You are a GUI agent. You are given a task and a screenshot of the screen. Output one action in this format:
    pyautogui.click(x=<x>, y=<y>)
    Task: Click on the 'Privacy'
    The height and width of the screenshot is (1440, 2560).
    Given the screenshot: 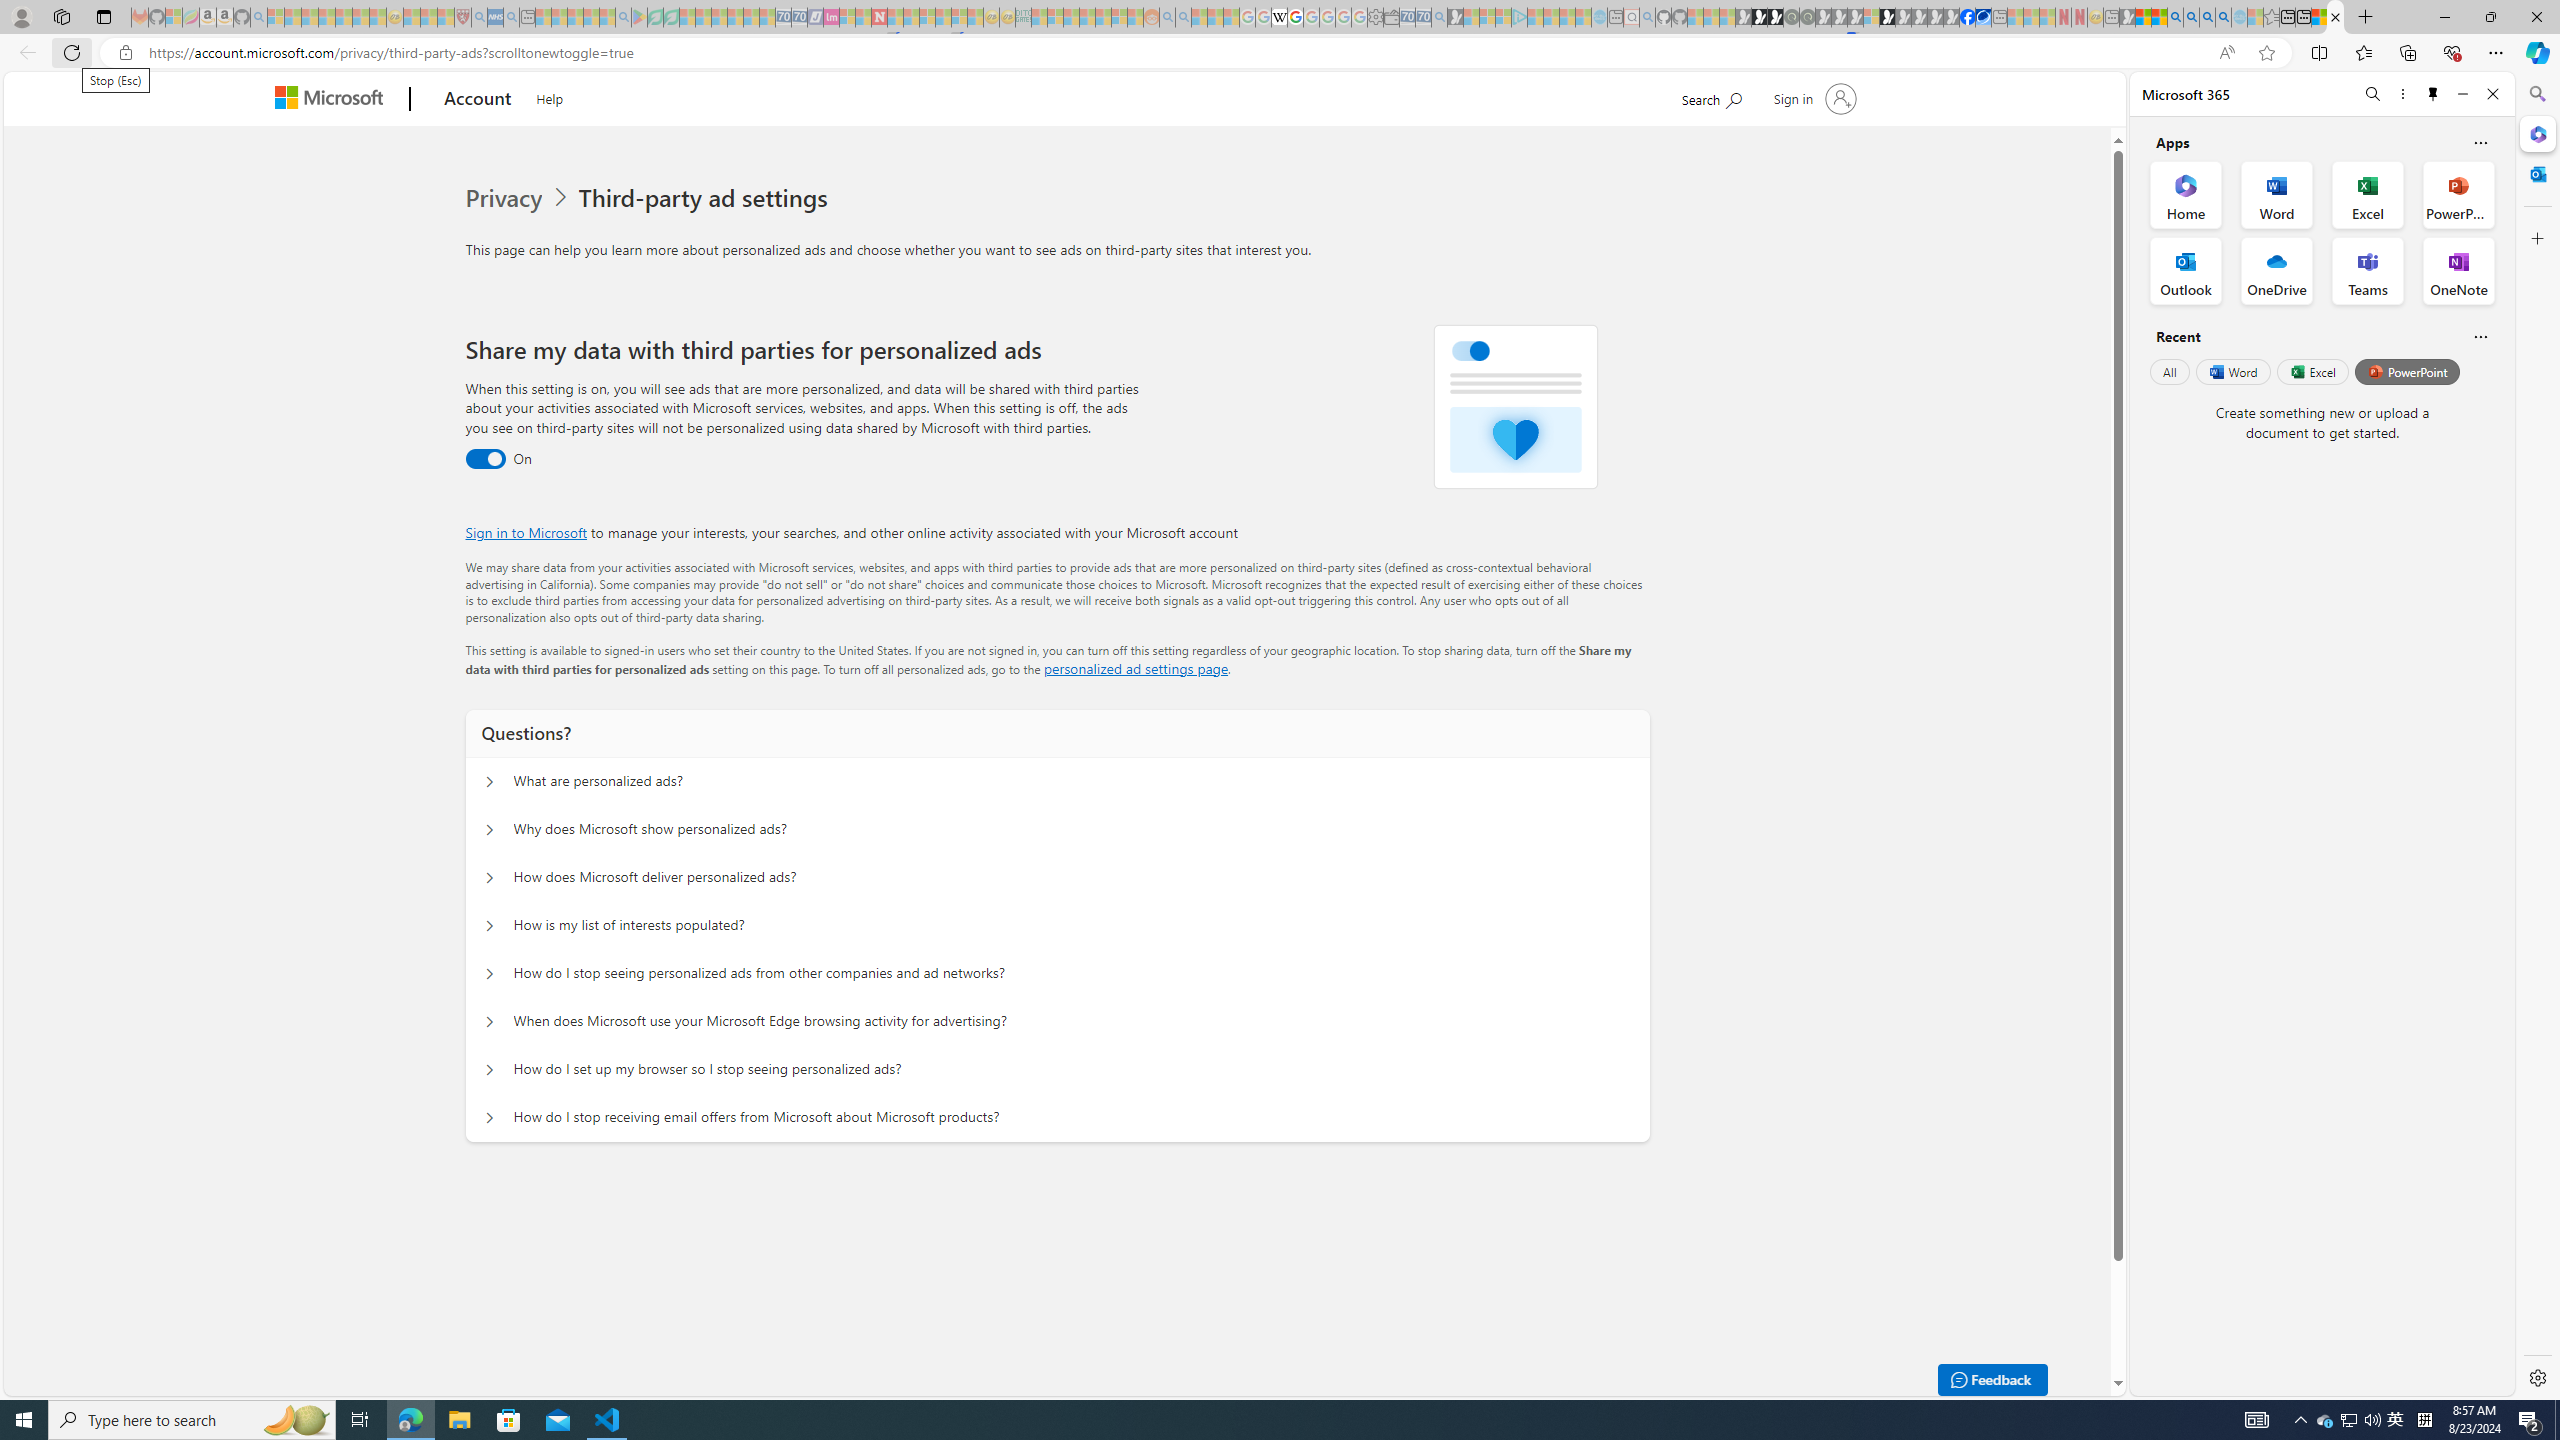 What is the action you would take?
    pyautogui.click(x=519, y=198)
    